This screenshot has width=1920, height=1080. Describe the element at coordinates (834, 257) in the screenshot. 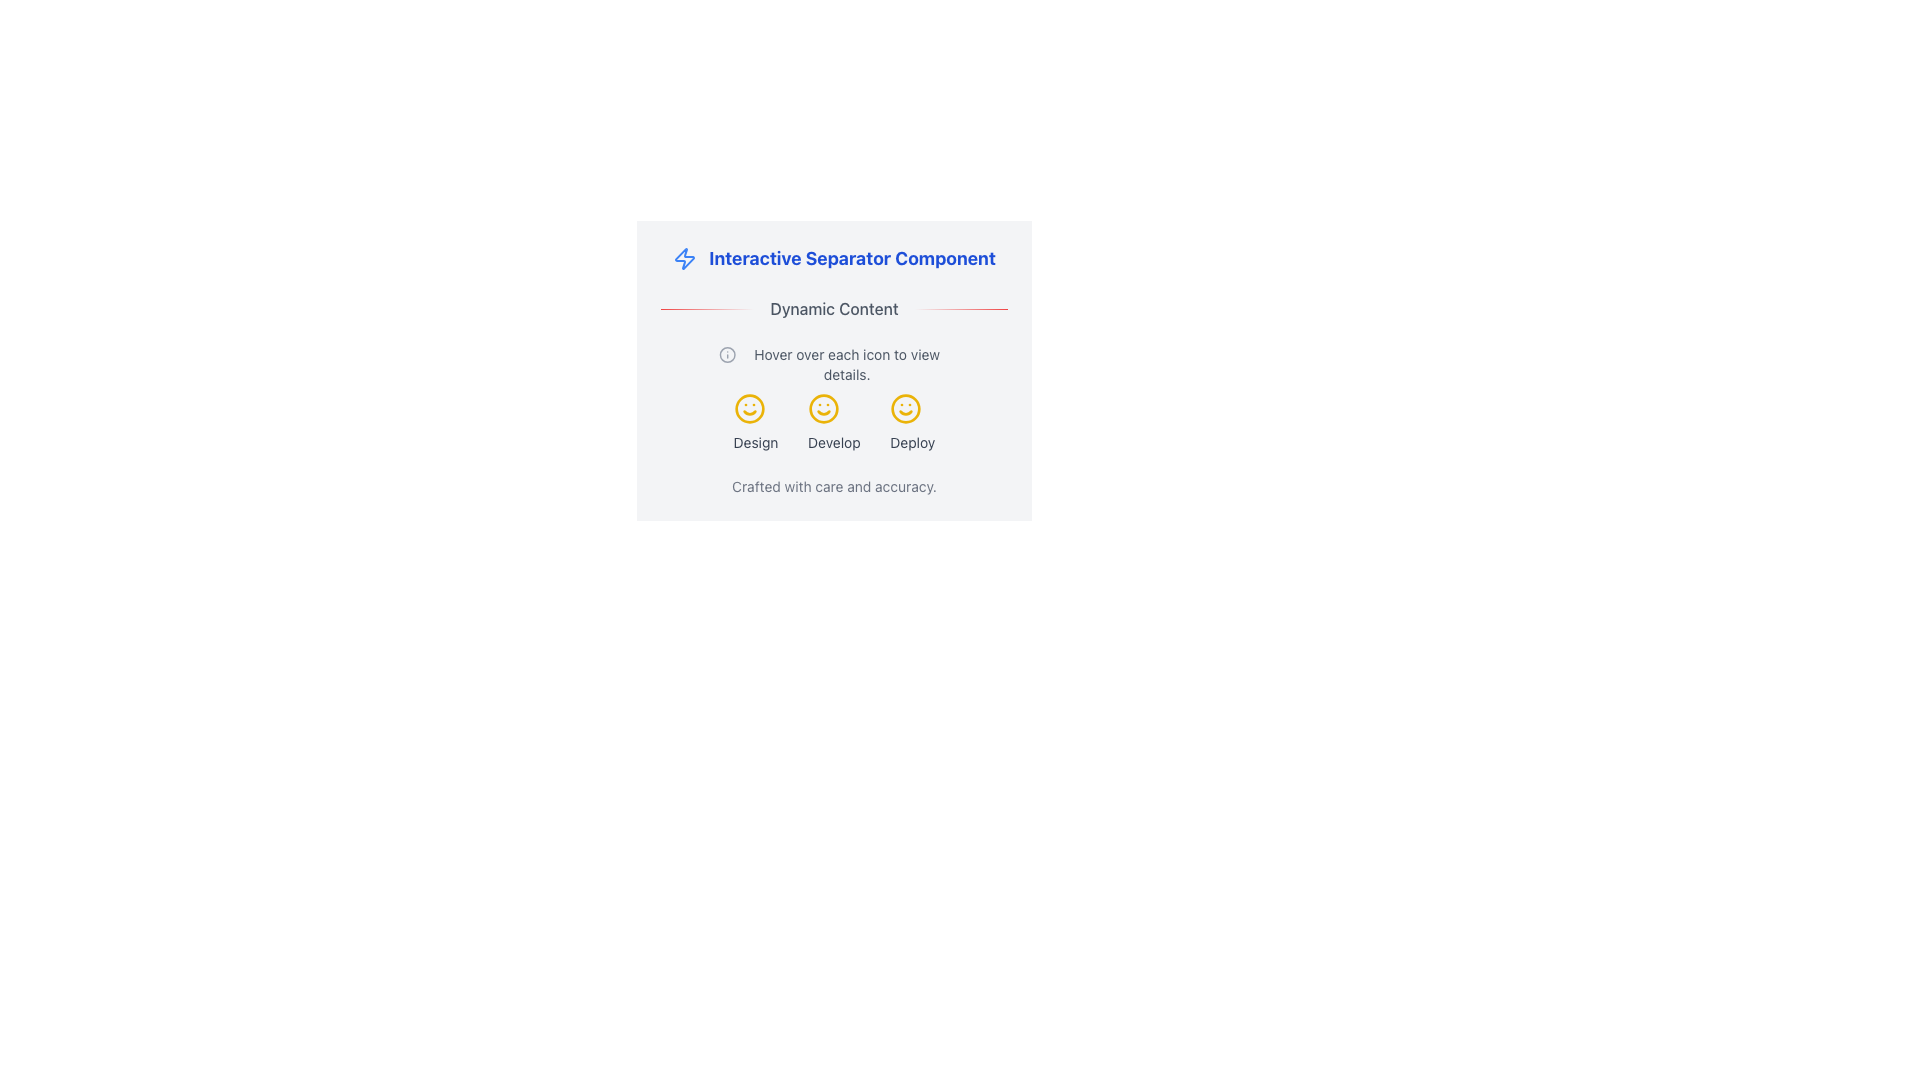

I see `the header element with an icon that indicates the section title` at that location.